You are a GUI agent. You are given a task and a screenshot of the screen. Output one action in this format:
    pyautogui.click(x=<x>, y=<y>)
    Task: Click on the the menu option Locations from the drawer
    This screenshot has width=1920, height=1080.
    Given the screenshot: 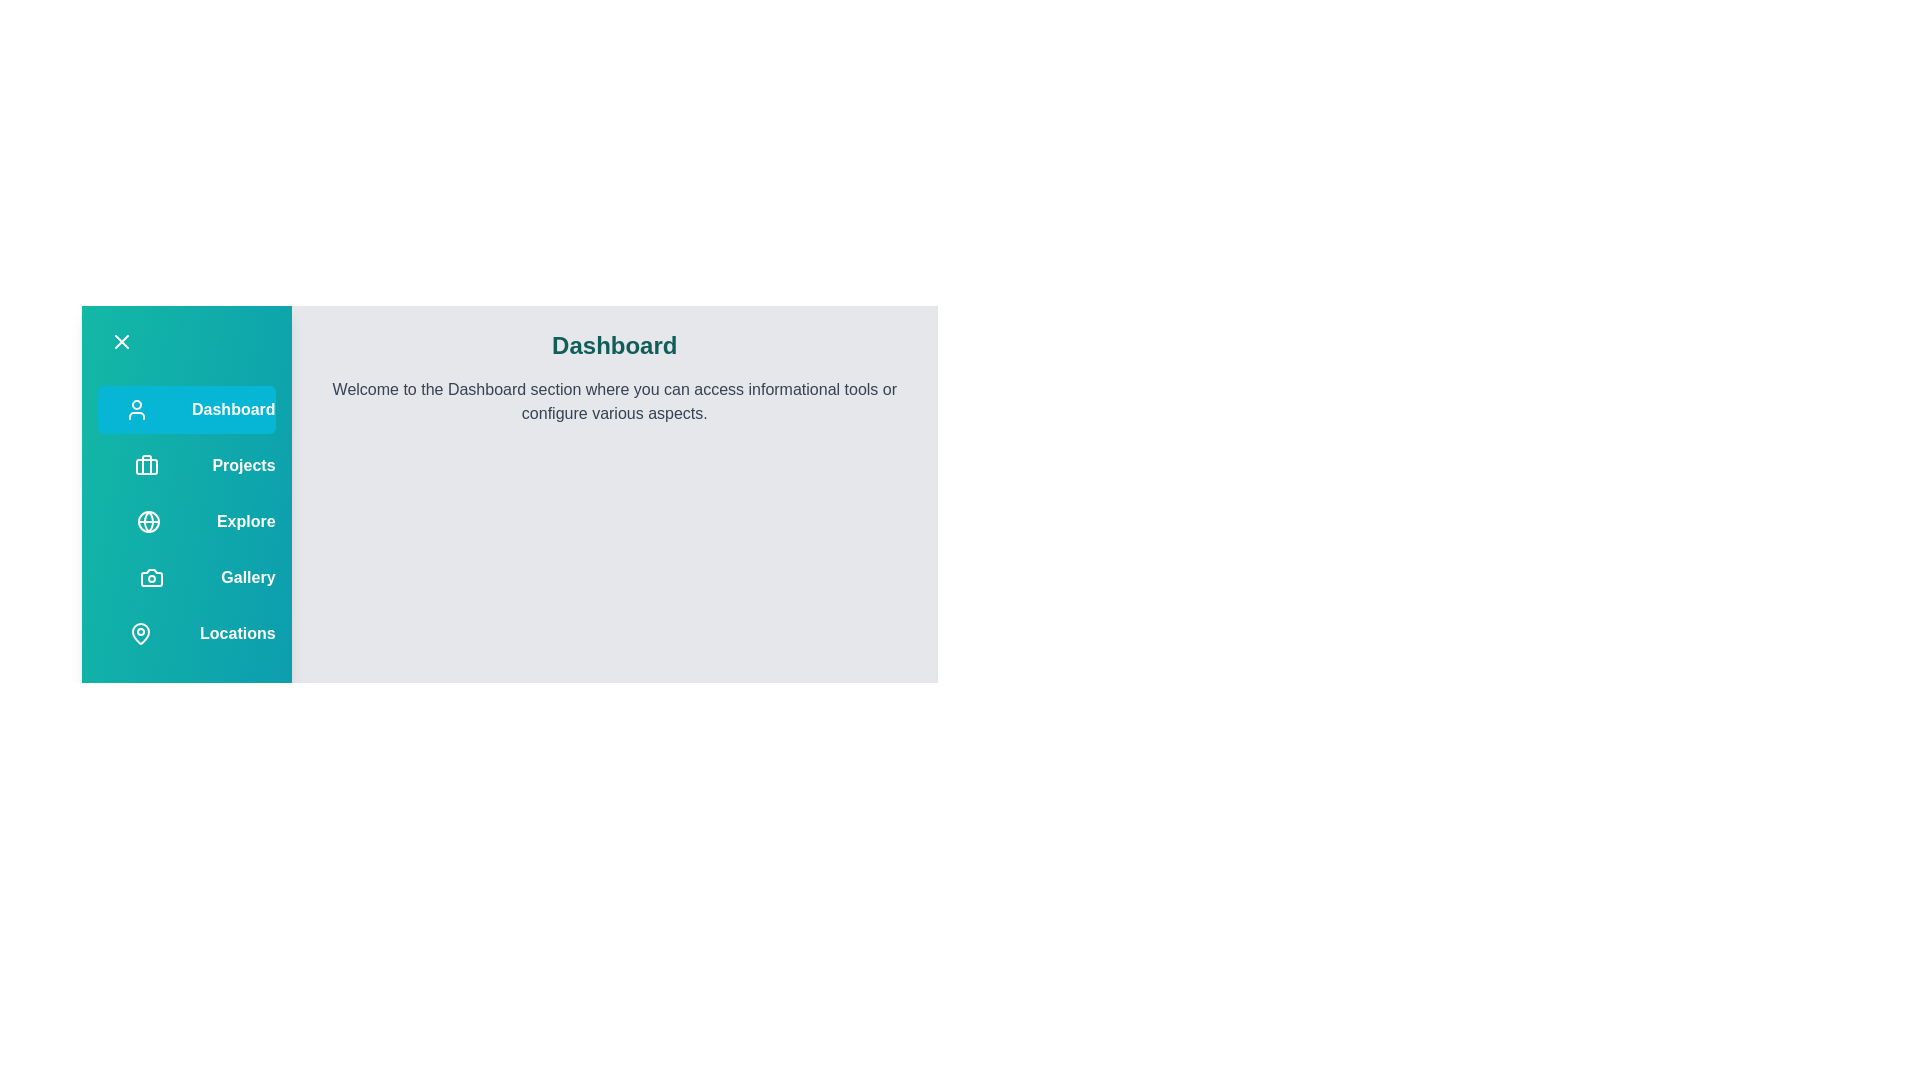 What is the action you would take?
    pyautogui.click(x=186, y=633)
    